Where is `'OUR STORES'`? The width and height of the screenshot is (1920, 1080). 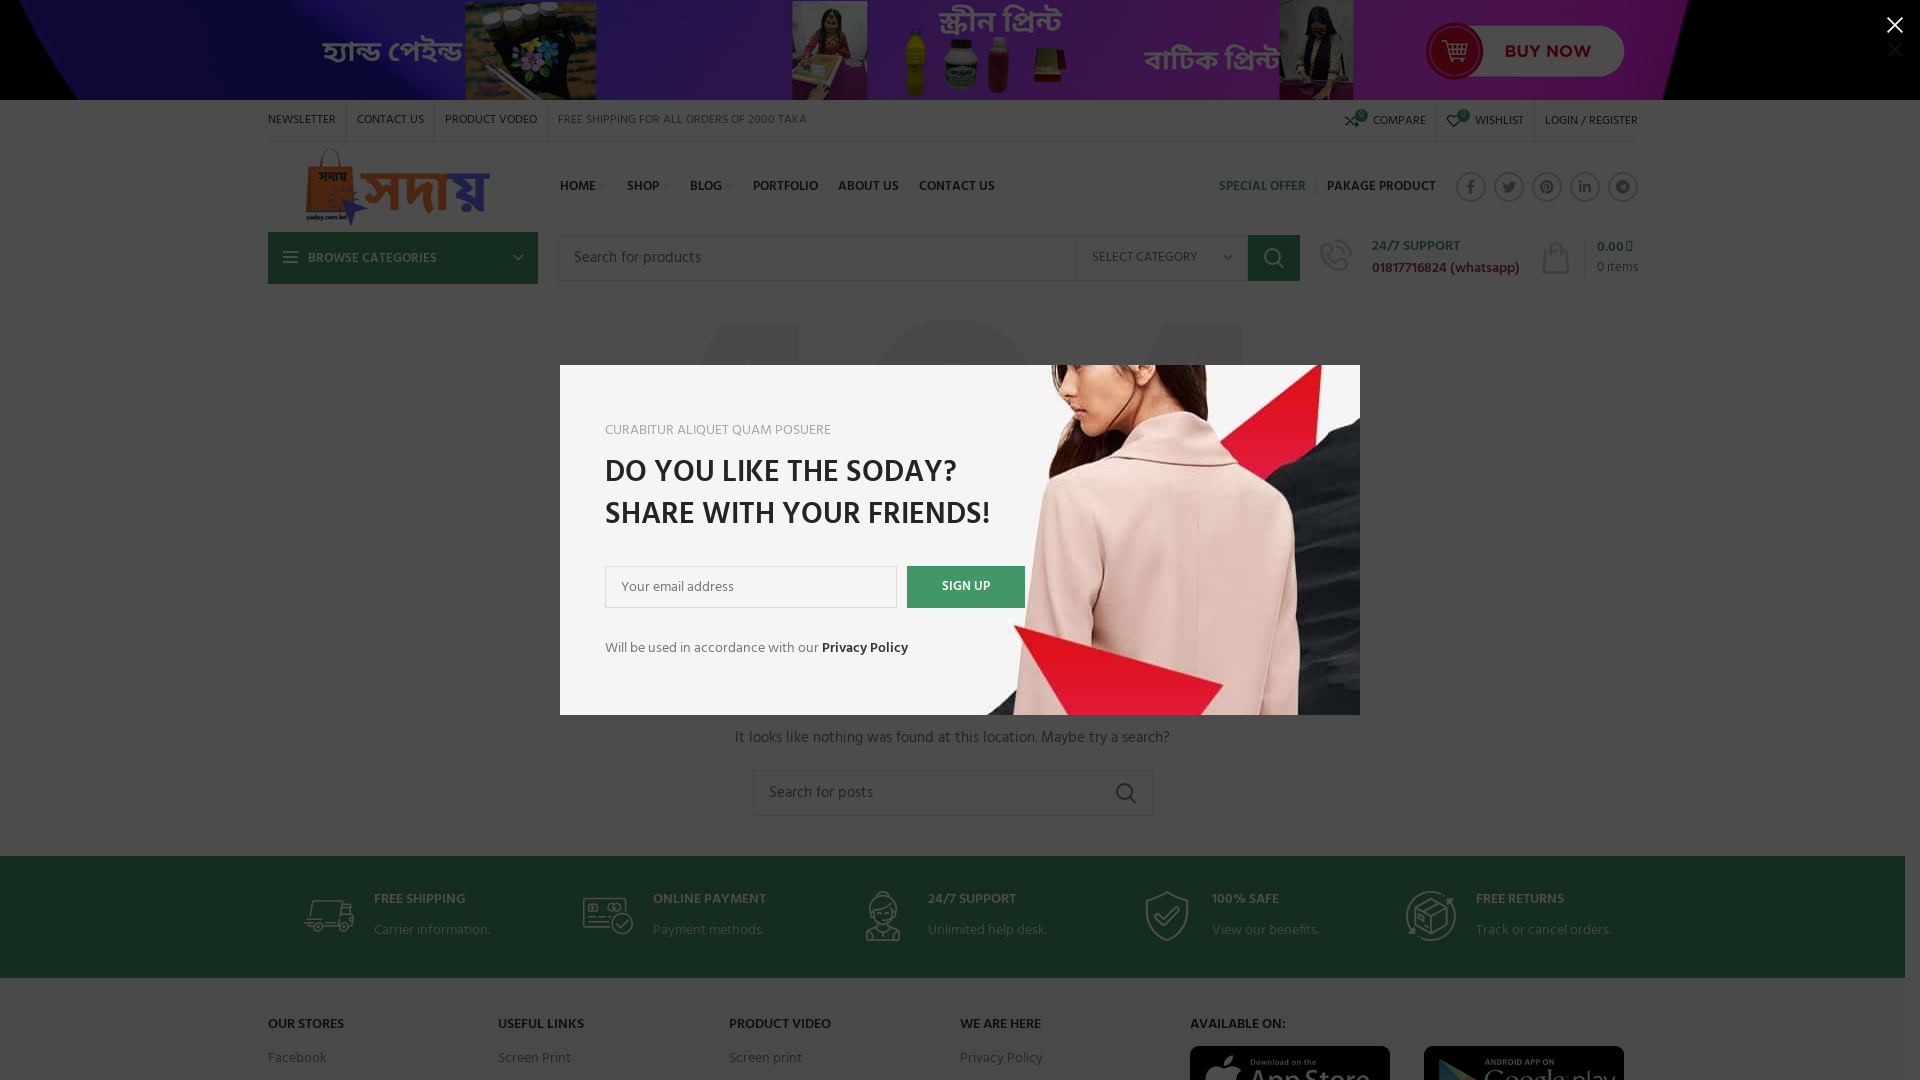
'OUR STORES' is located at coordinates (373, 1025).